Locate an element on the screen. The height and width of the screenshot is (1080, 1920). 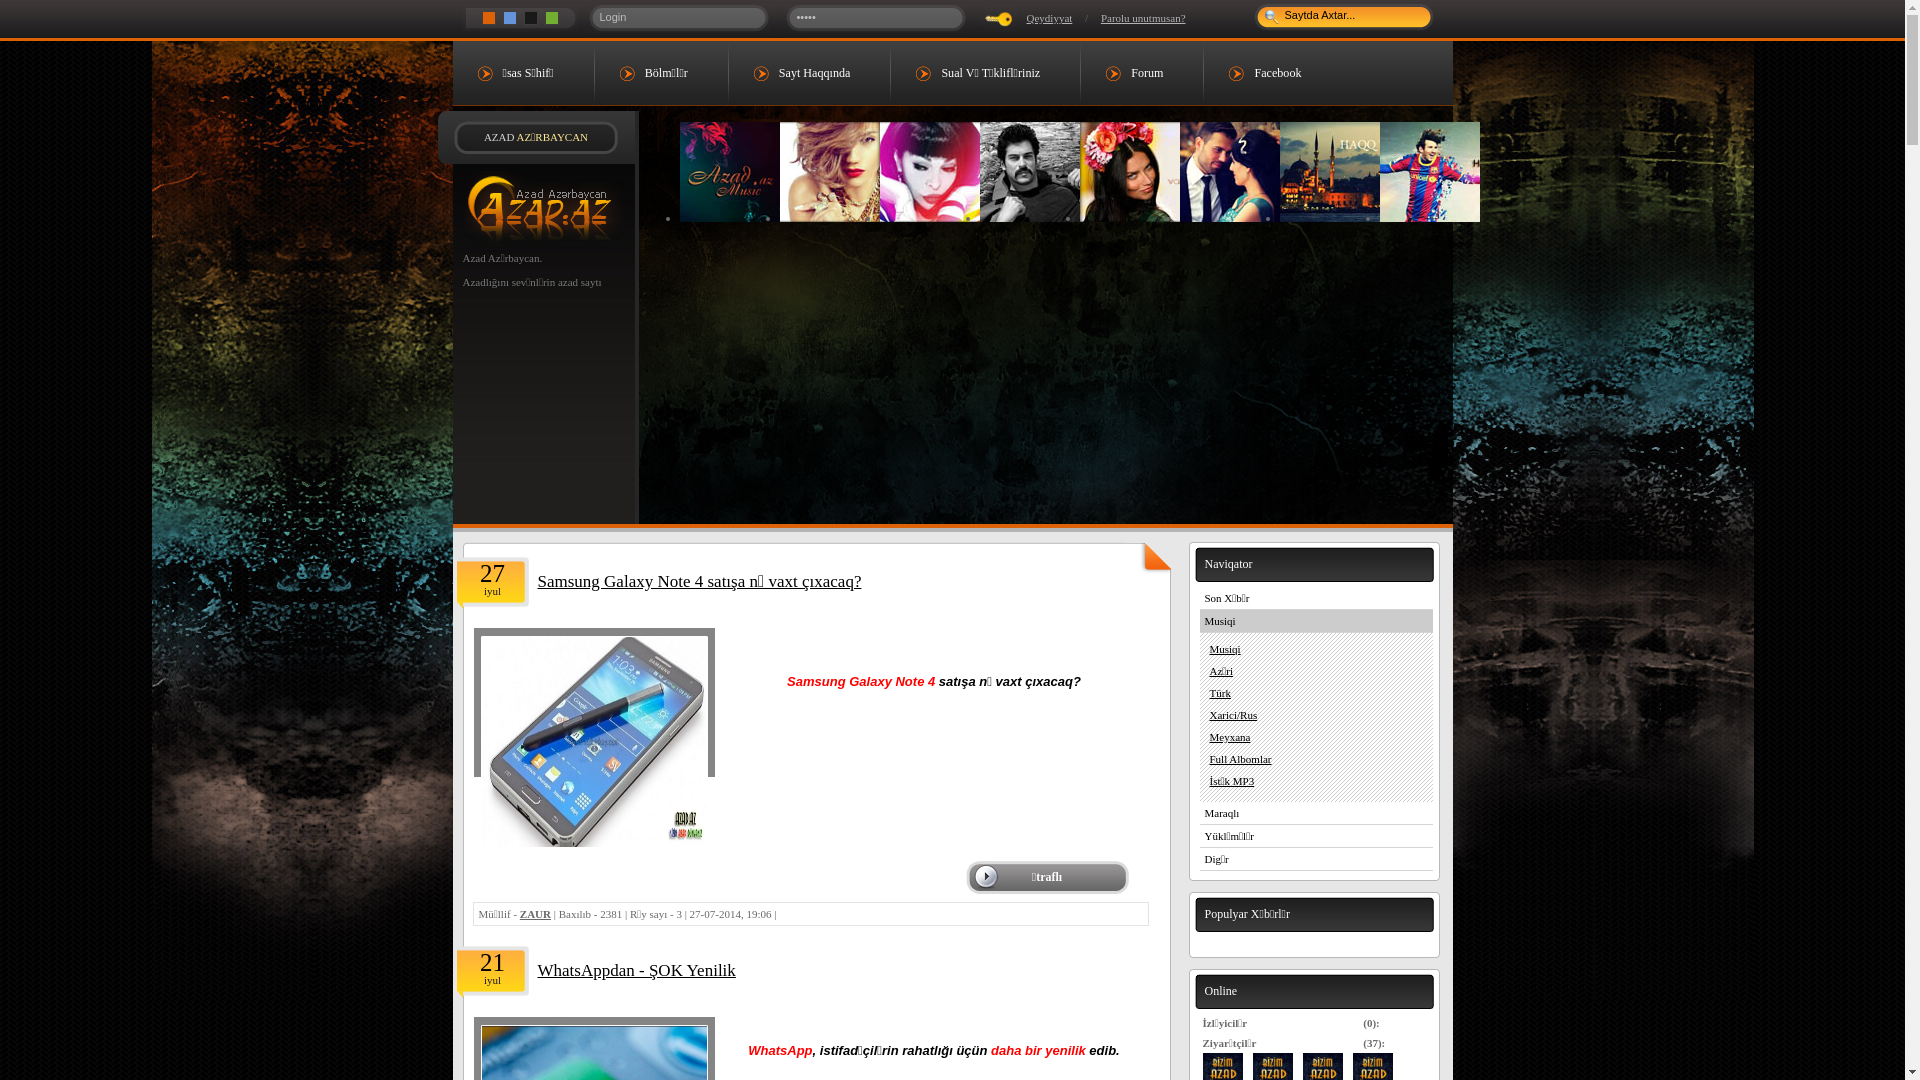
'ZAUR' is located at coordinates (519, 914).